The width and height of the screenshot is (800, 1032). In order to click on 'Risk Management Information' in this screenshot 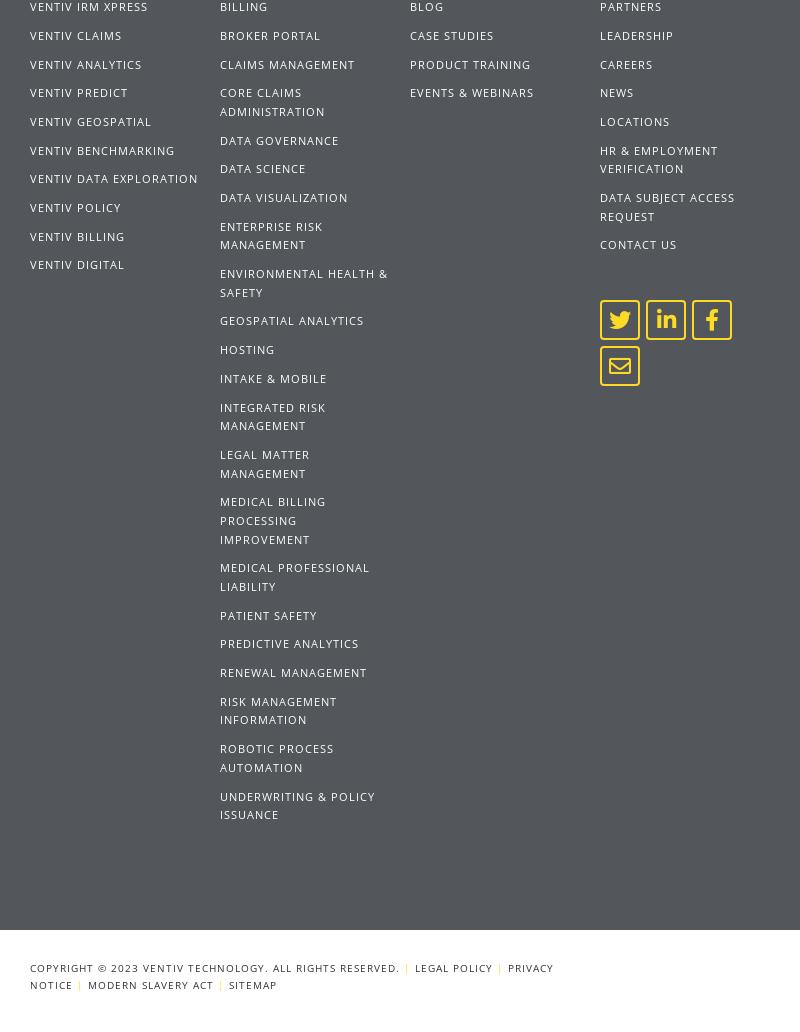, I will do `click(278, 709)`.